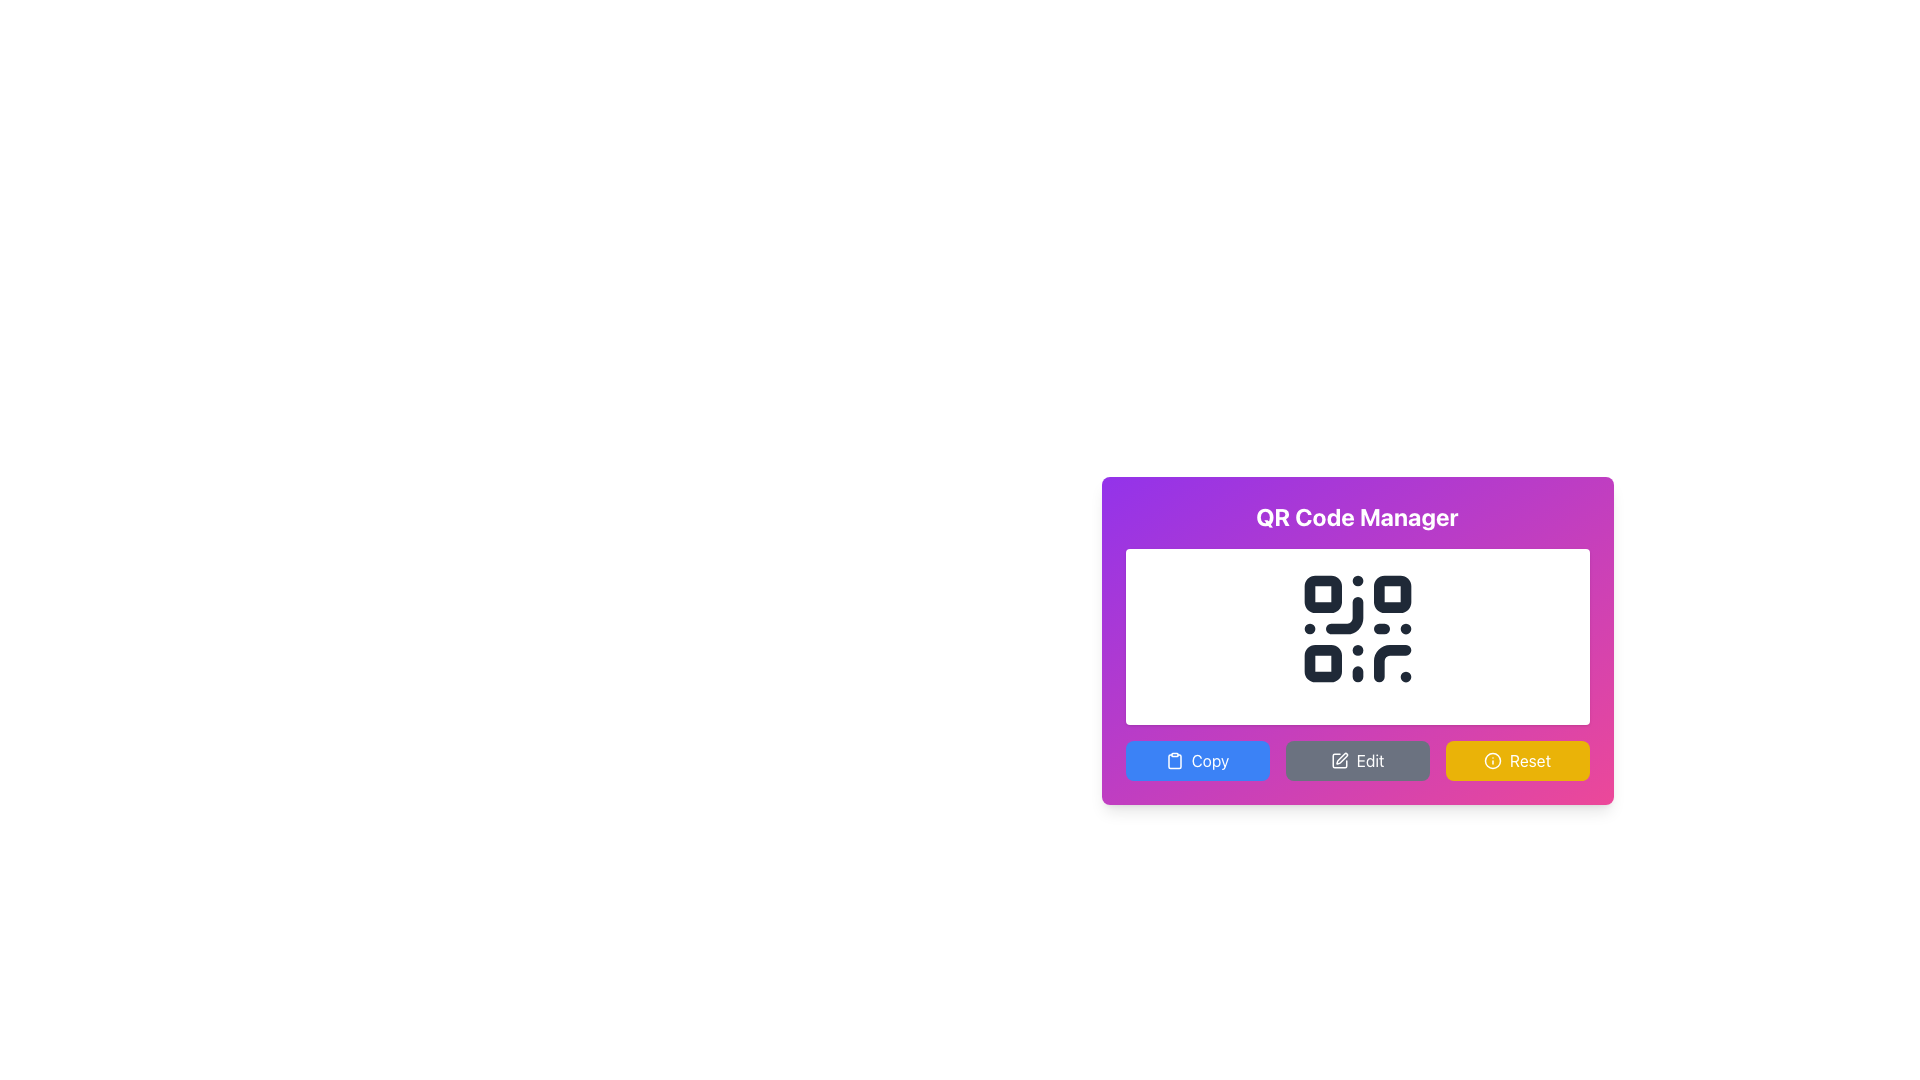  Describe the element at coordinates (1322, 663) in the screenshot. I see `the small square with a rounded-corner border located in the lower-left corner of the three squares in the QR code layout` at that location.